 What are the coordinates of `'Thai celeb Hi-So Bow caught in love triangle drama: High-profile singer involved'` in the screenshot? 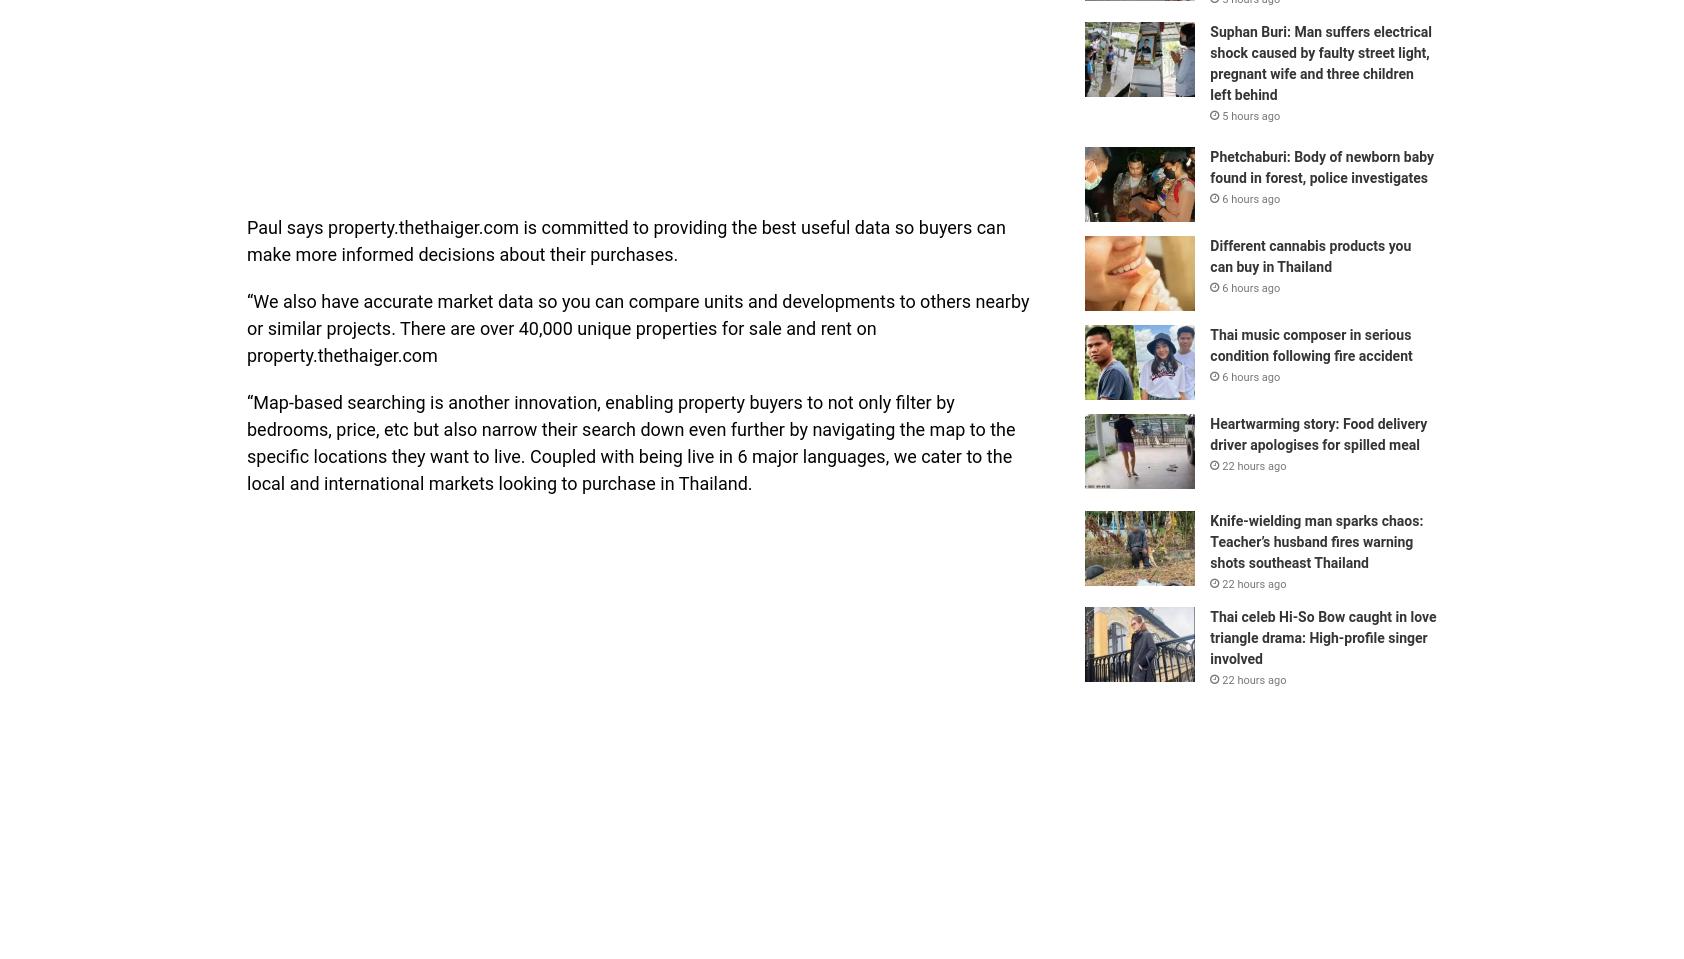 It's located at (1321, 636).